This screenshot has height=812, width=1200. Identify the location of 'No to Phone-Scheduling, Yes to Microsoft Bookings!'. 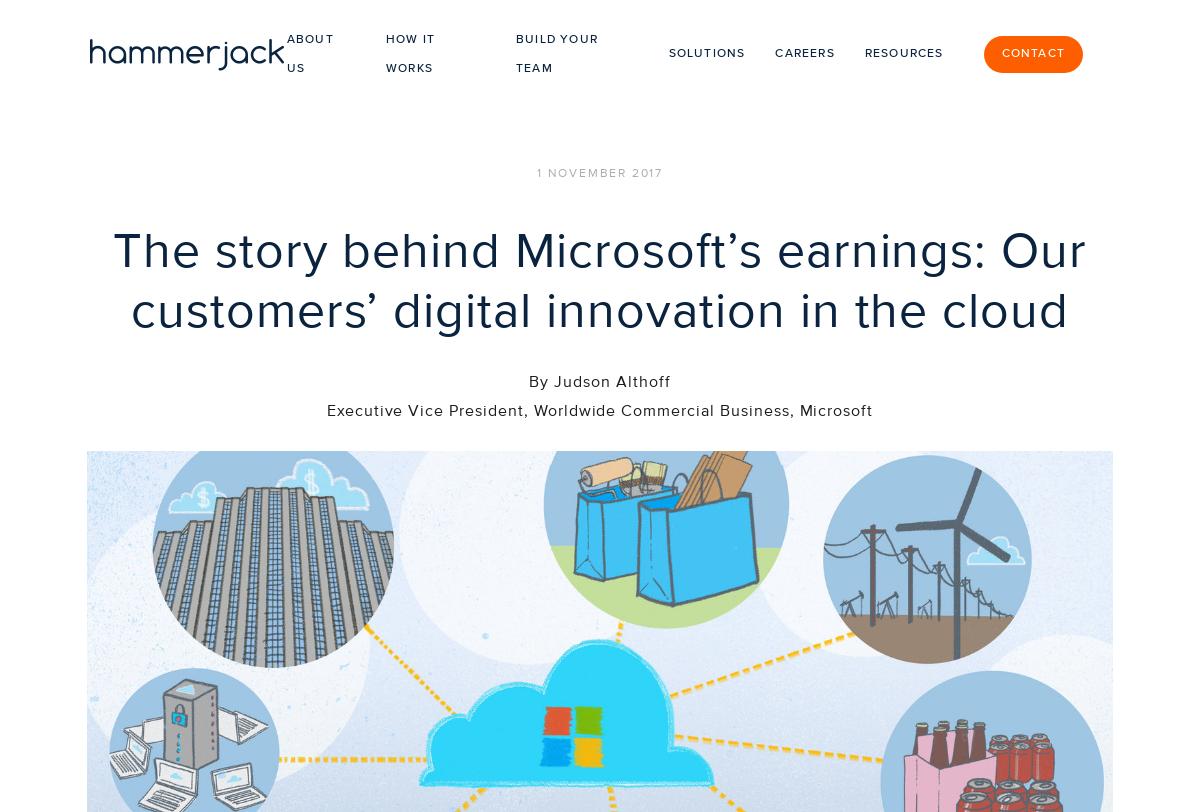
(937, 560).